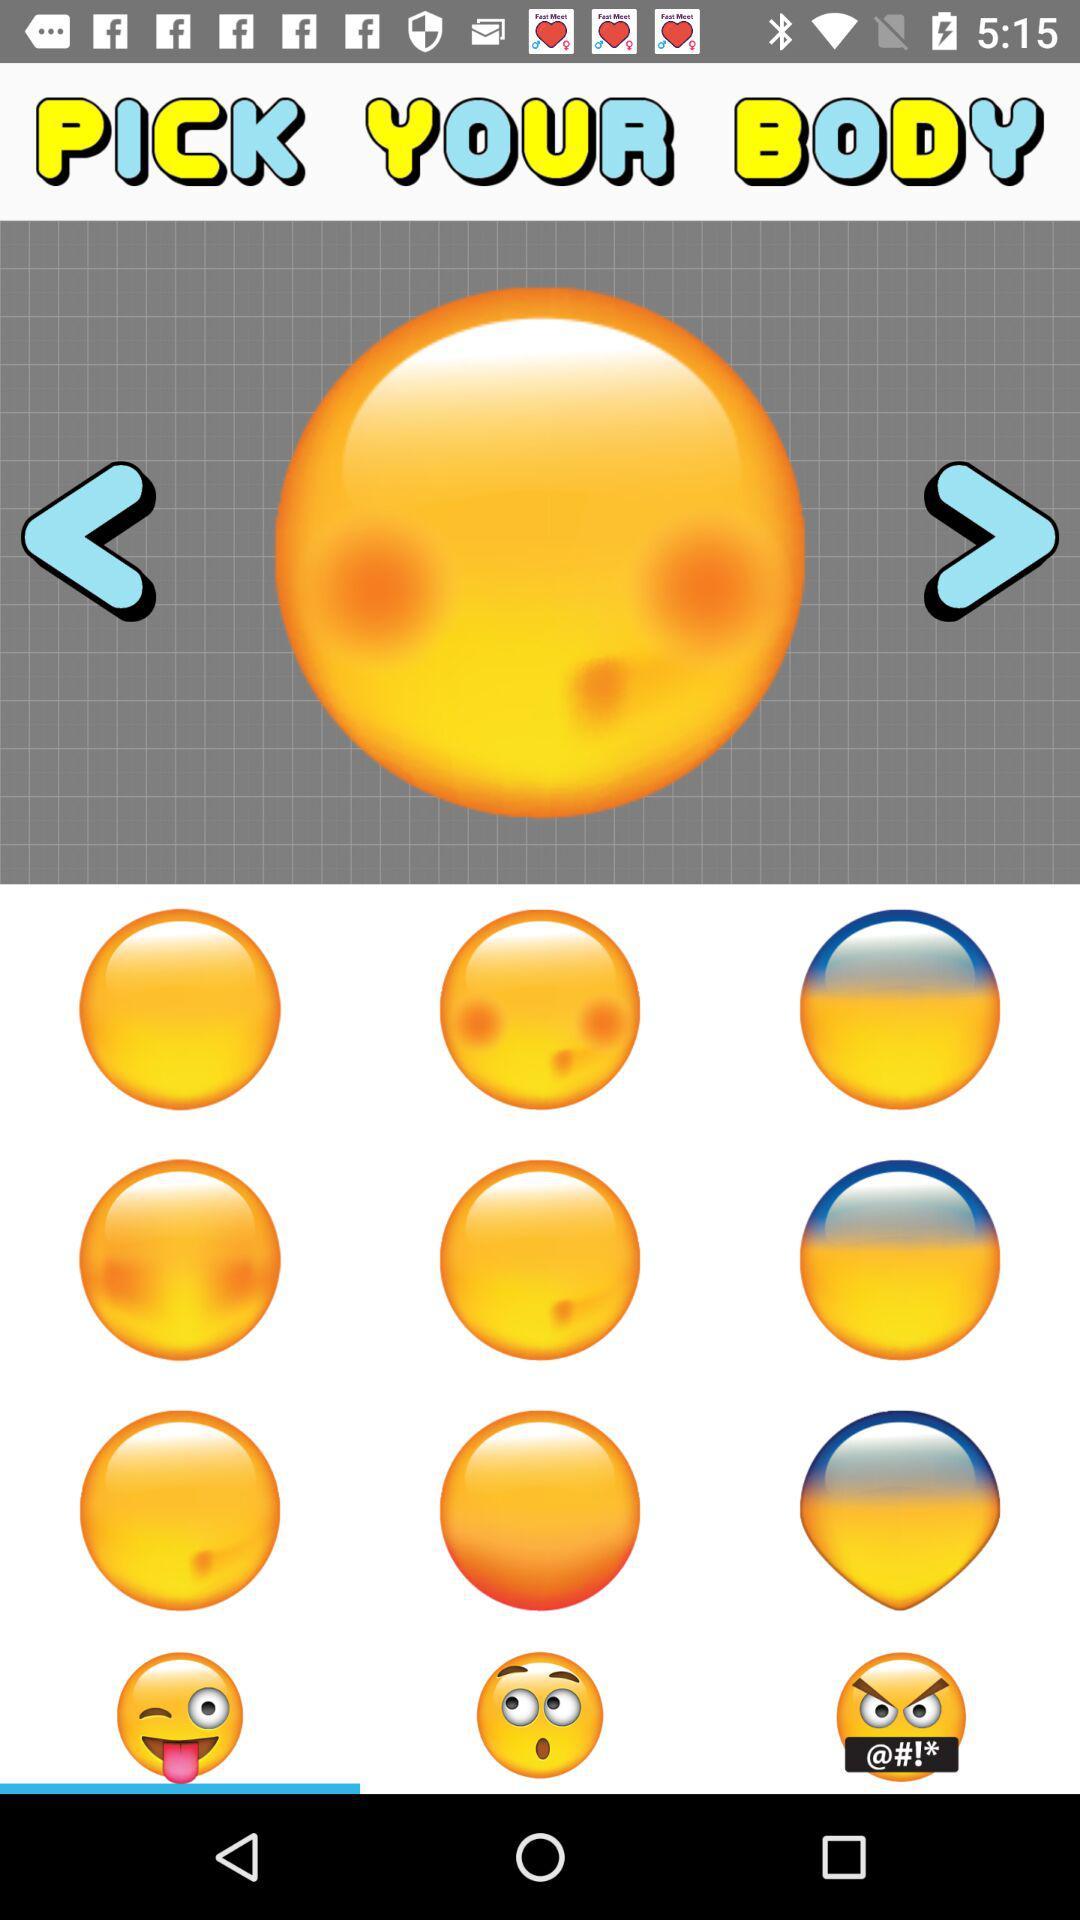  What do you see at coordinates (540, 1258) in the screenshot?
I see `change face` at bounding box center [540, 1258].